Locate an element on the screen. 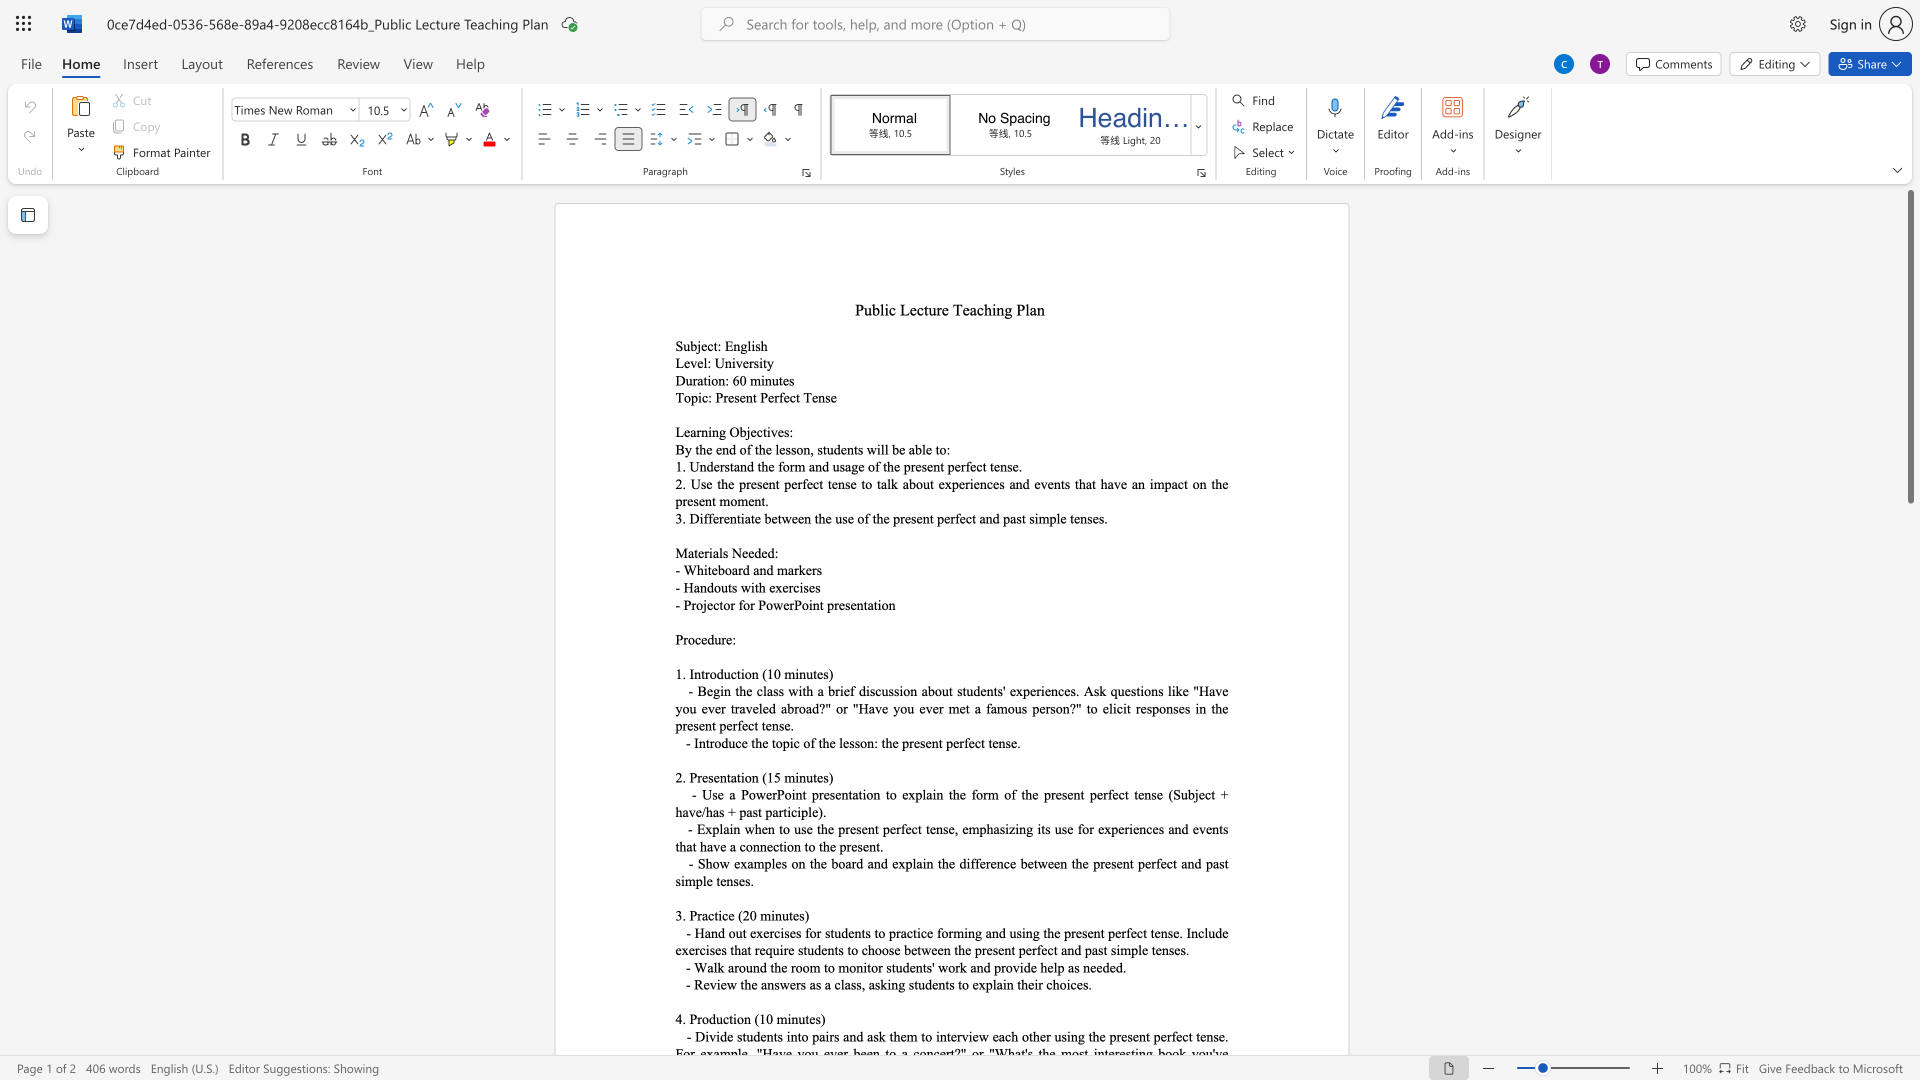 The width and height of the screenshot is (1920, 1080). the space between the continuous character "N" and "e" in the text is located at coordinates (739, 553).